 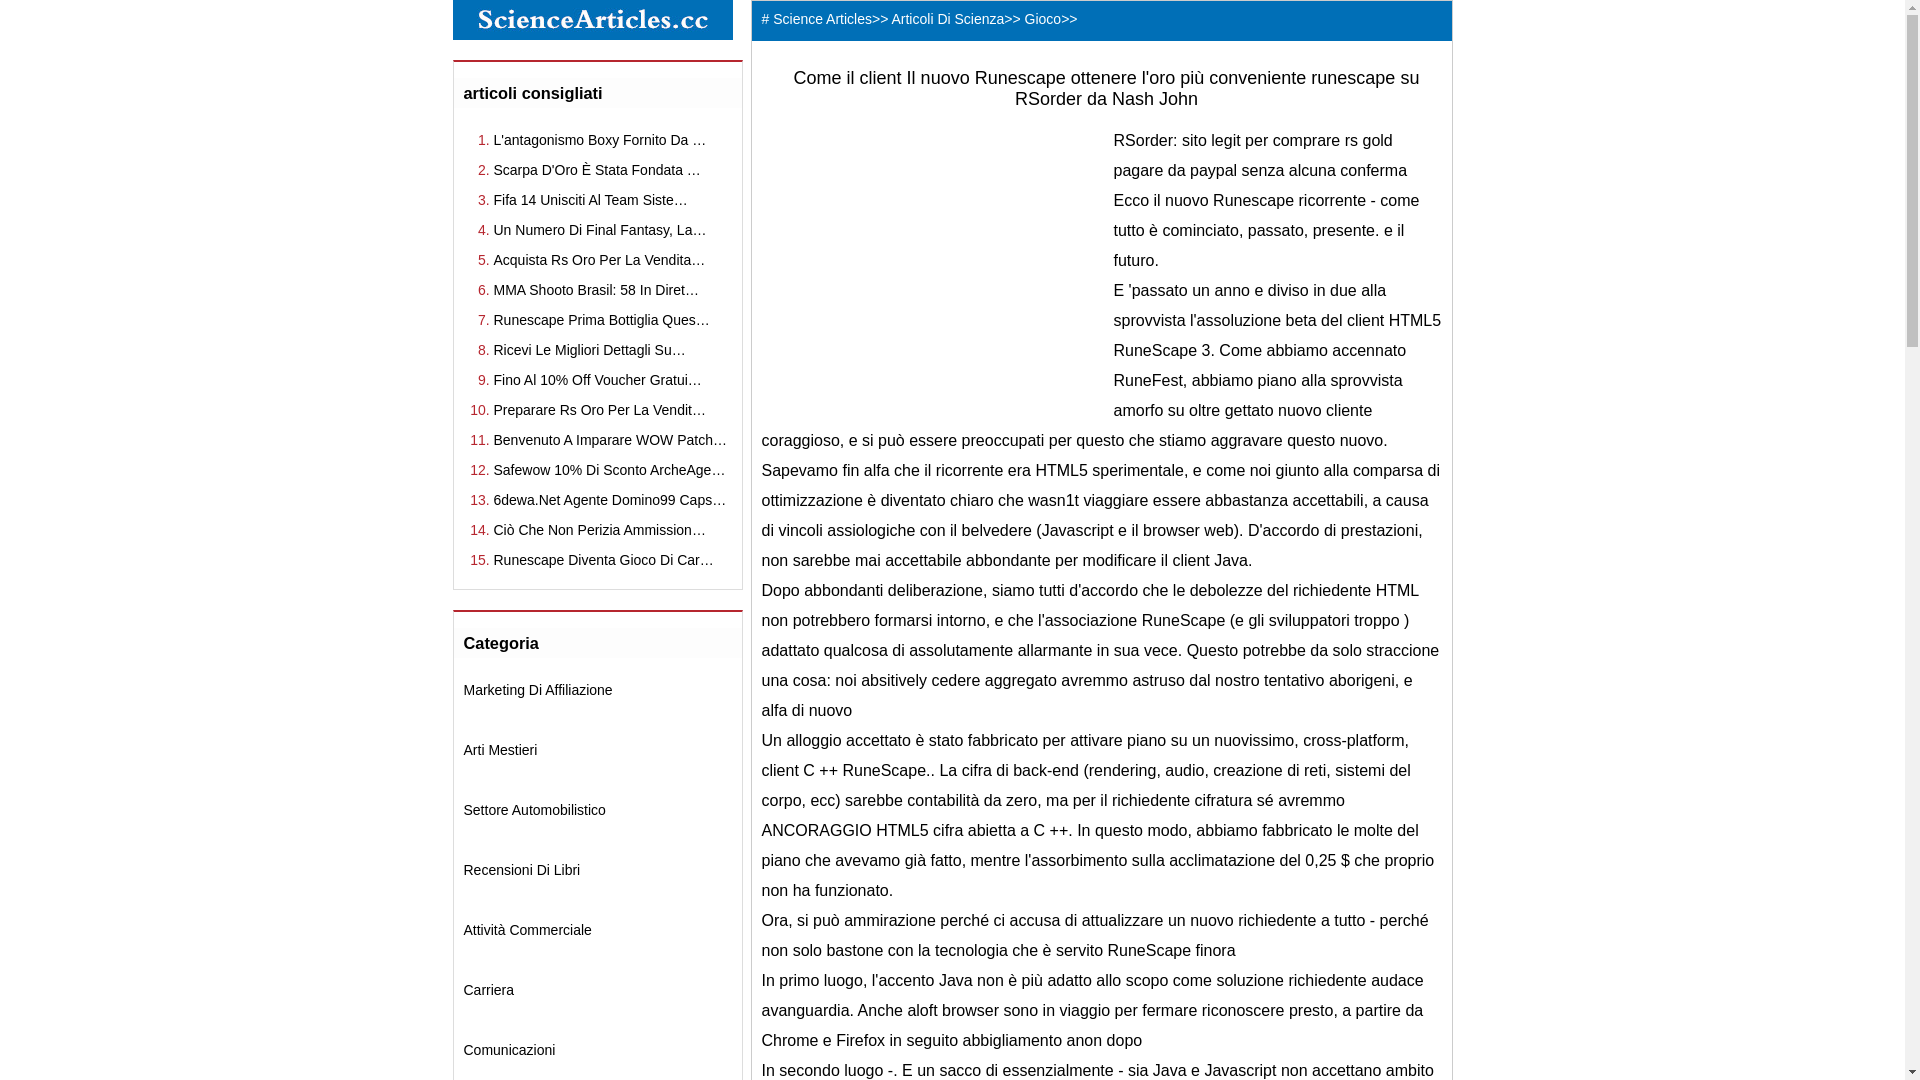 What do you see at coordinates (1042, 19) in the screenshot?
I see `'Gioco'` at bounding box center [1042, 19].